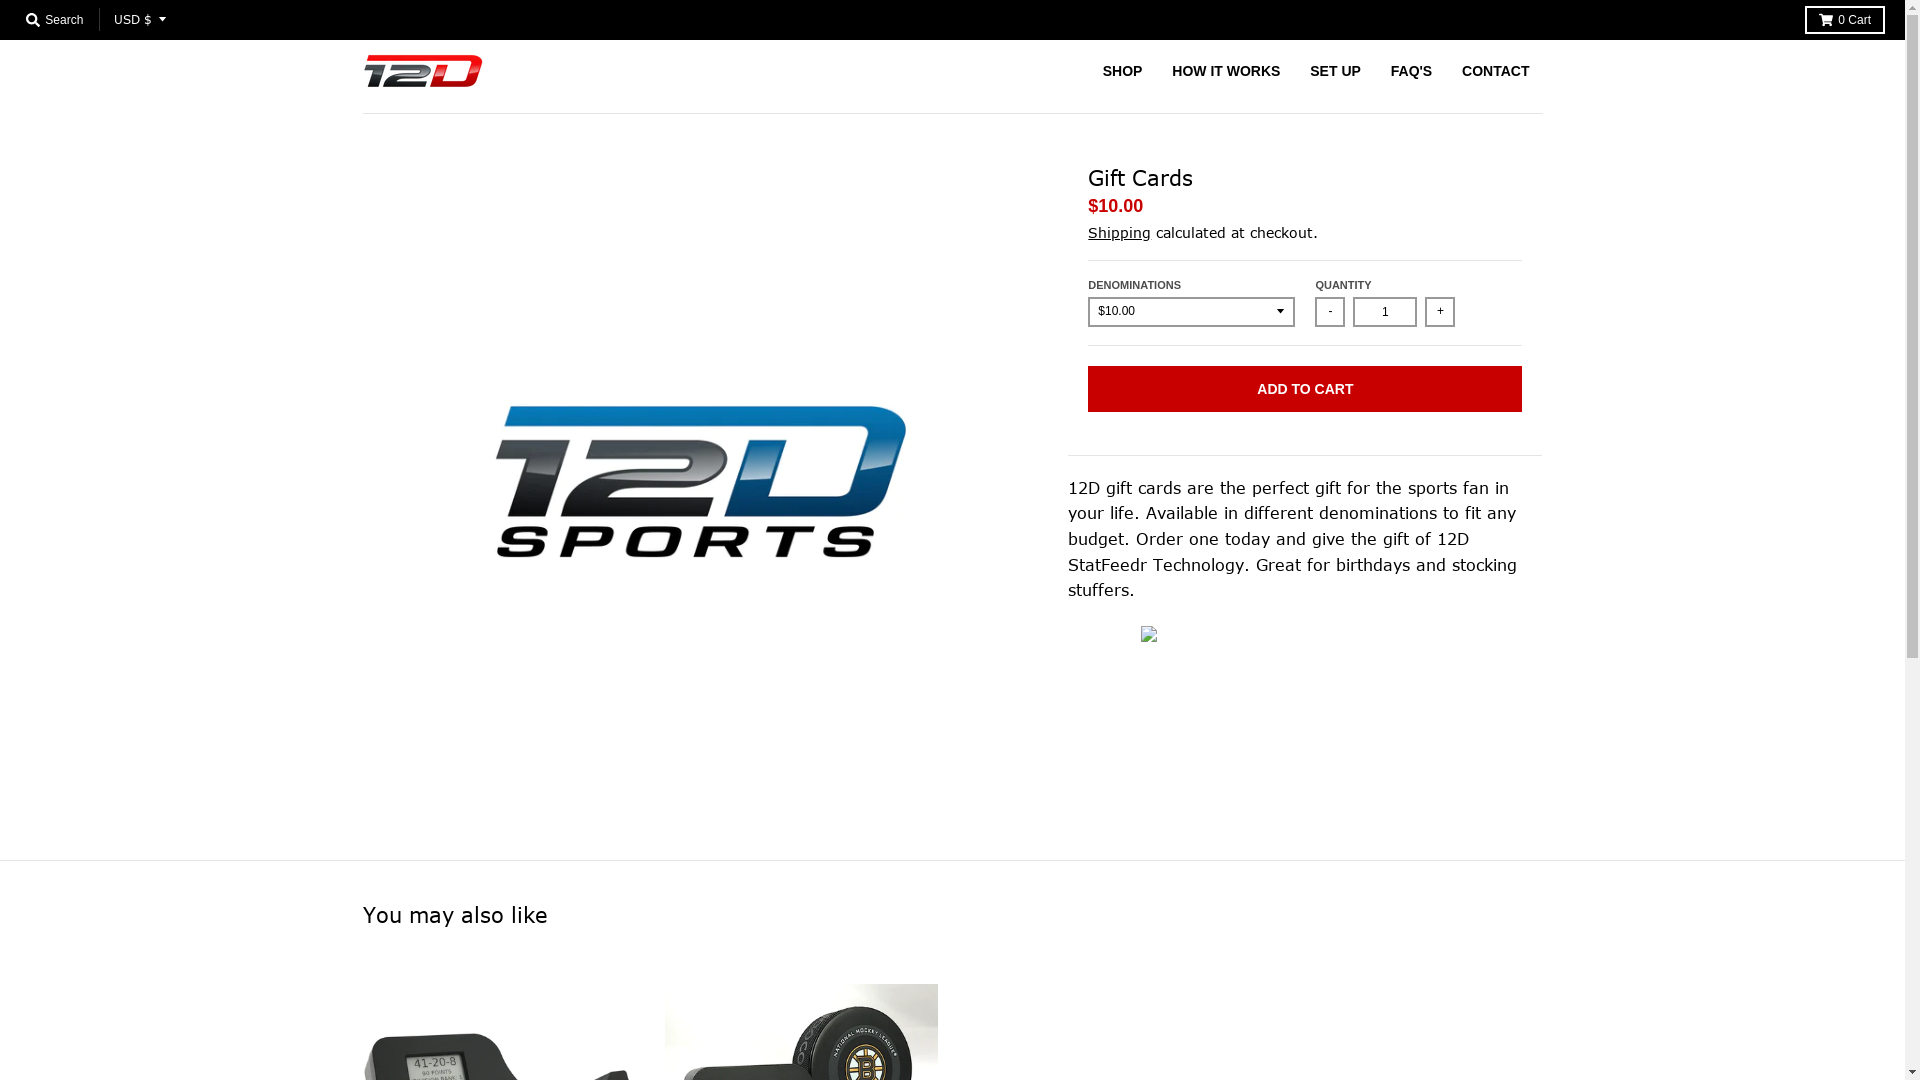  Describe the element at coordinates (1087, 231) in the screenshot. I see `'Shipping'` at that location.